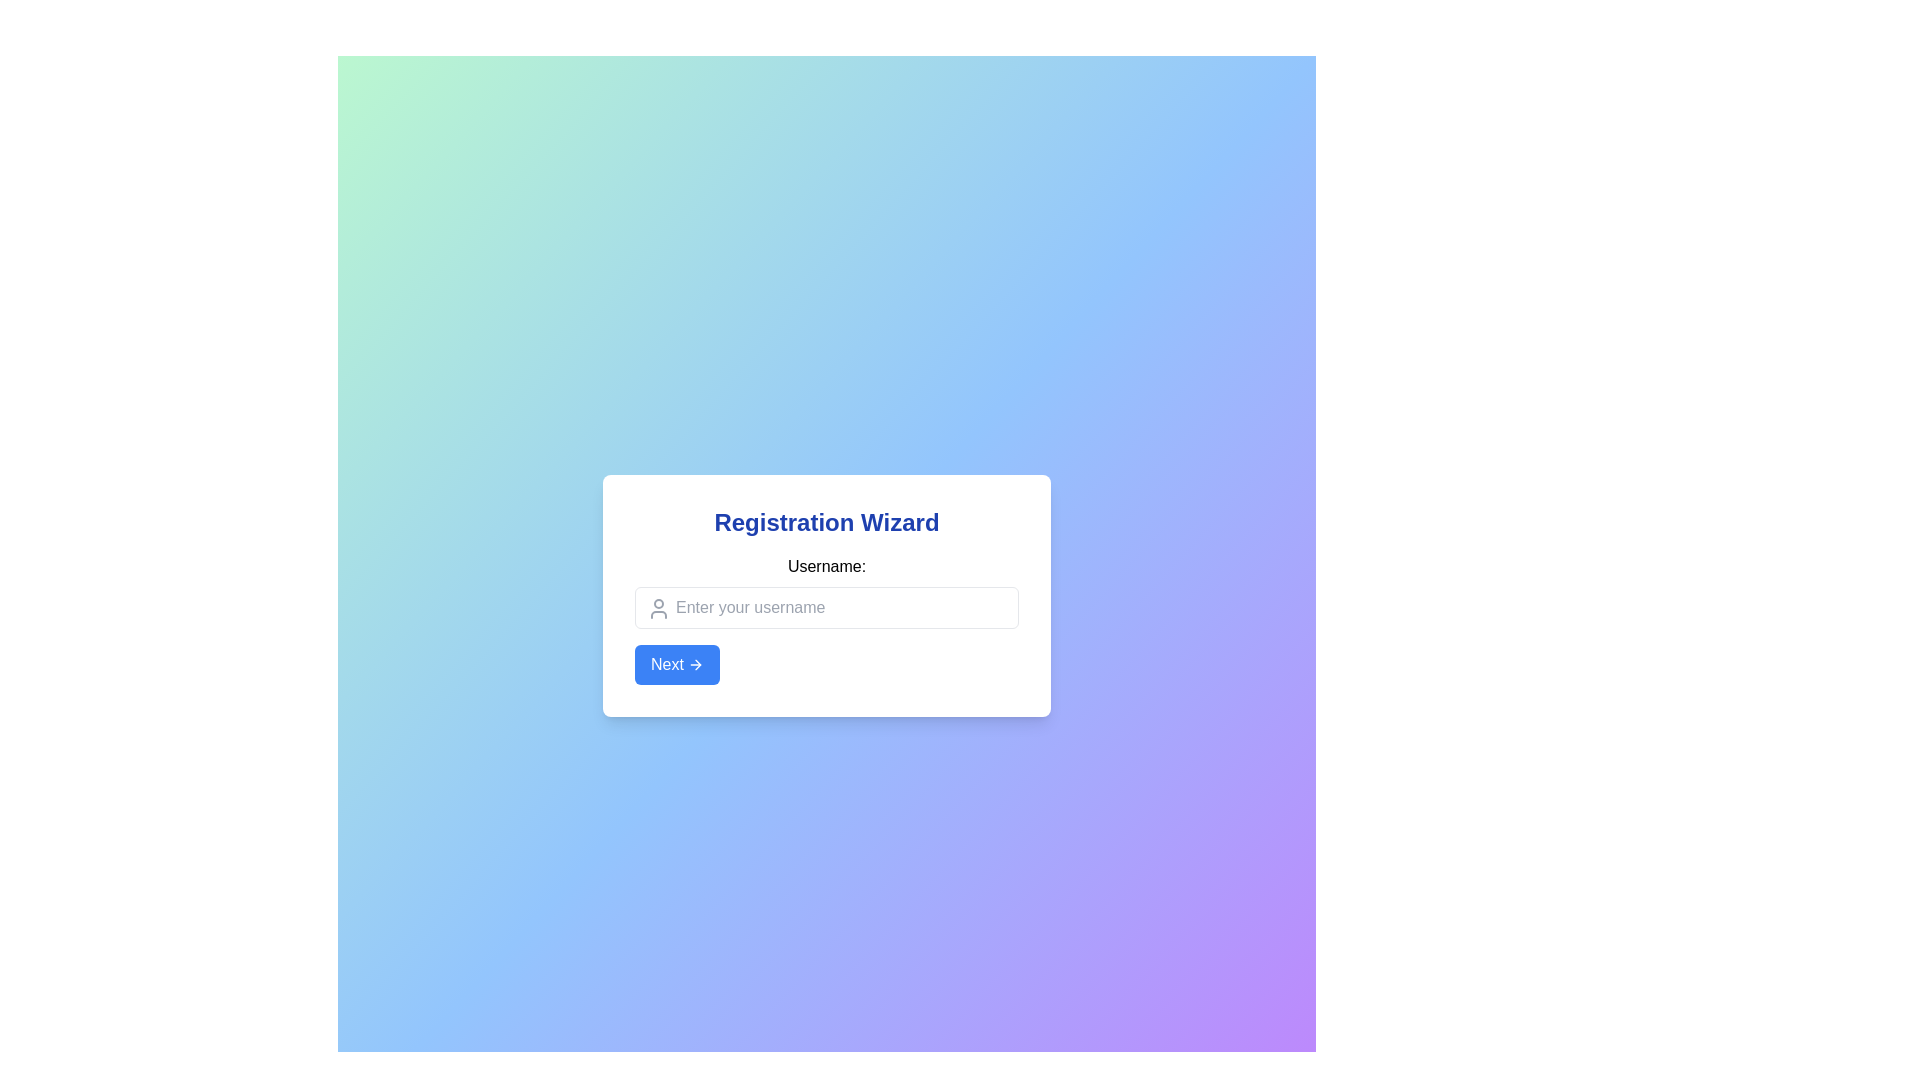 Image resolution: width=1920 pixels, height=1080 pixels. Describe the element at coordinates (698, 664) in the screenshot. I see `the rightward-pointing arrow icon, which is part of the 'Next' button in the form, located to the right of the button's text` at that location.